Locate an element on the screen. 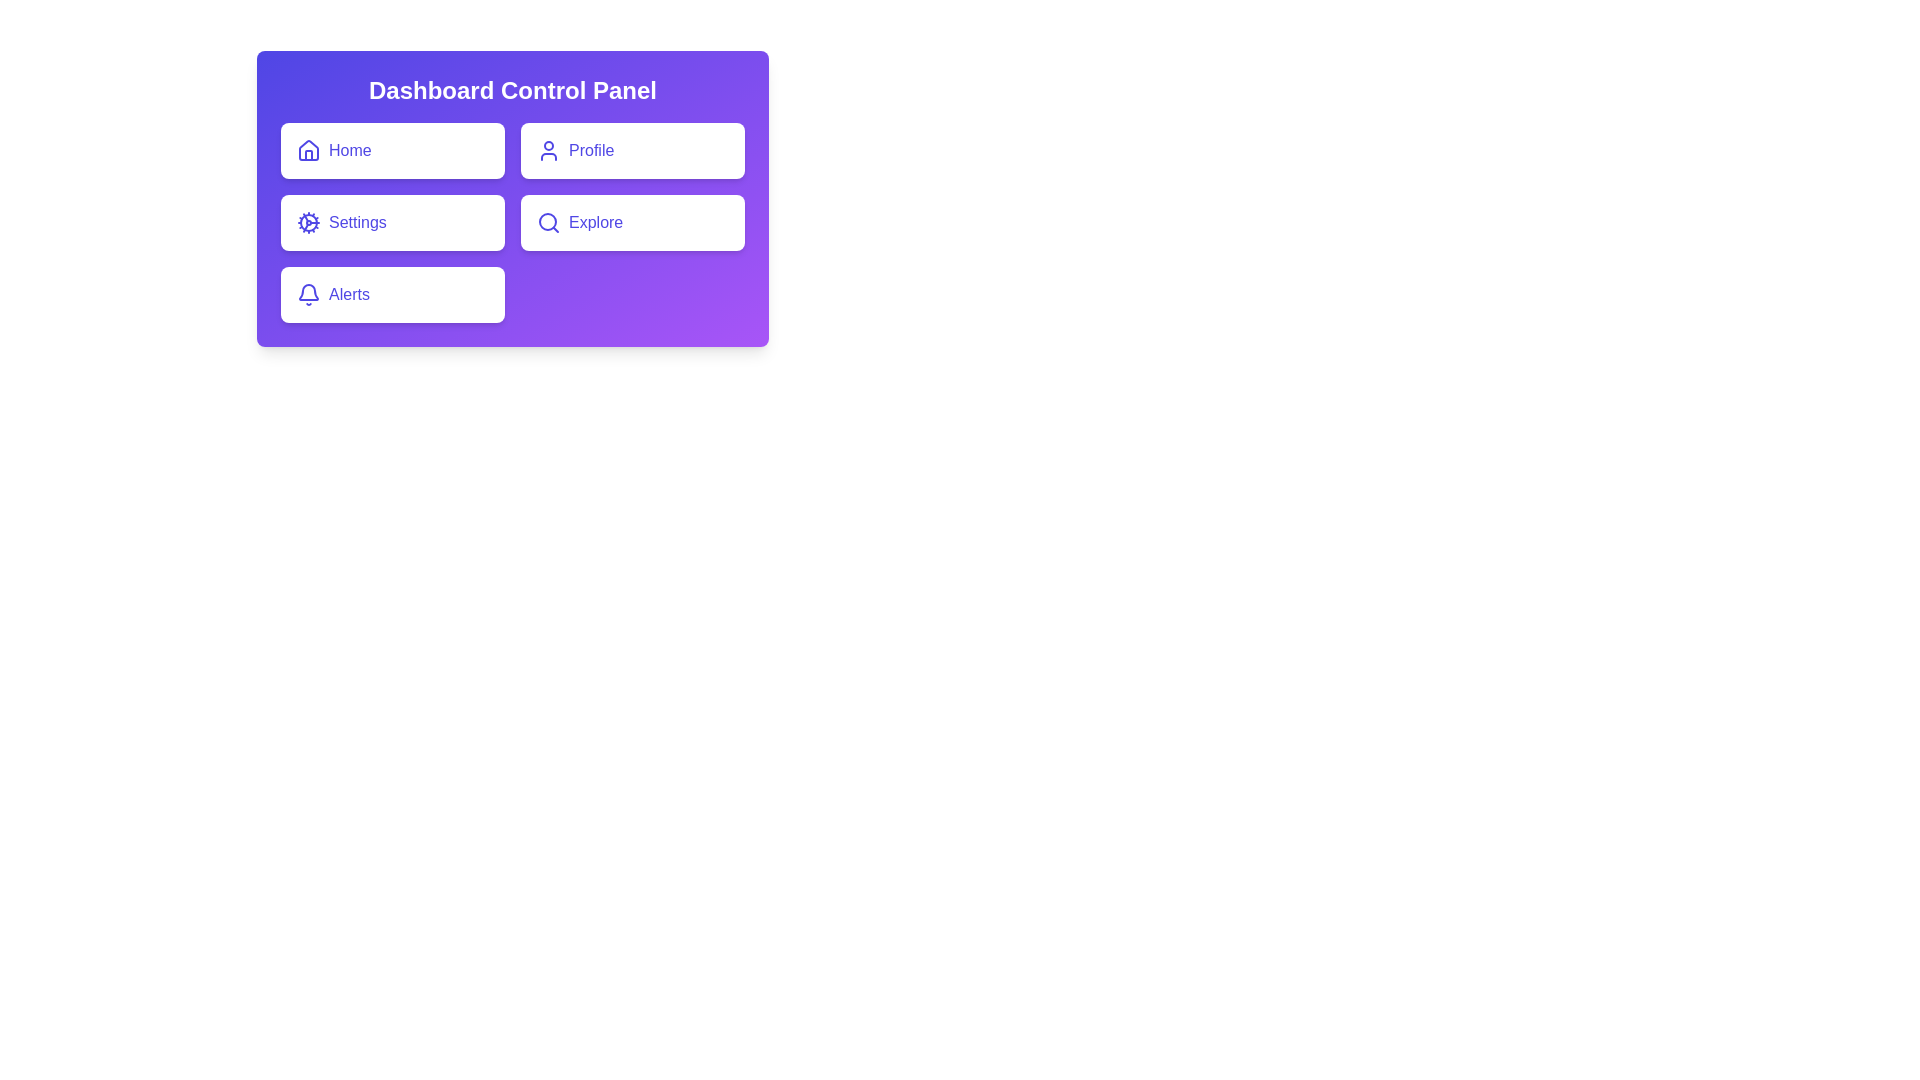  the 'Settings' button in the Grid of interactive buttons located under the 'Dashboard Control Panel' is located at coordinates (513, 223).